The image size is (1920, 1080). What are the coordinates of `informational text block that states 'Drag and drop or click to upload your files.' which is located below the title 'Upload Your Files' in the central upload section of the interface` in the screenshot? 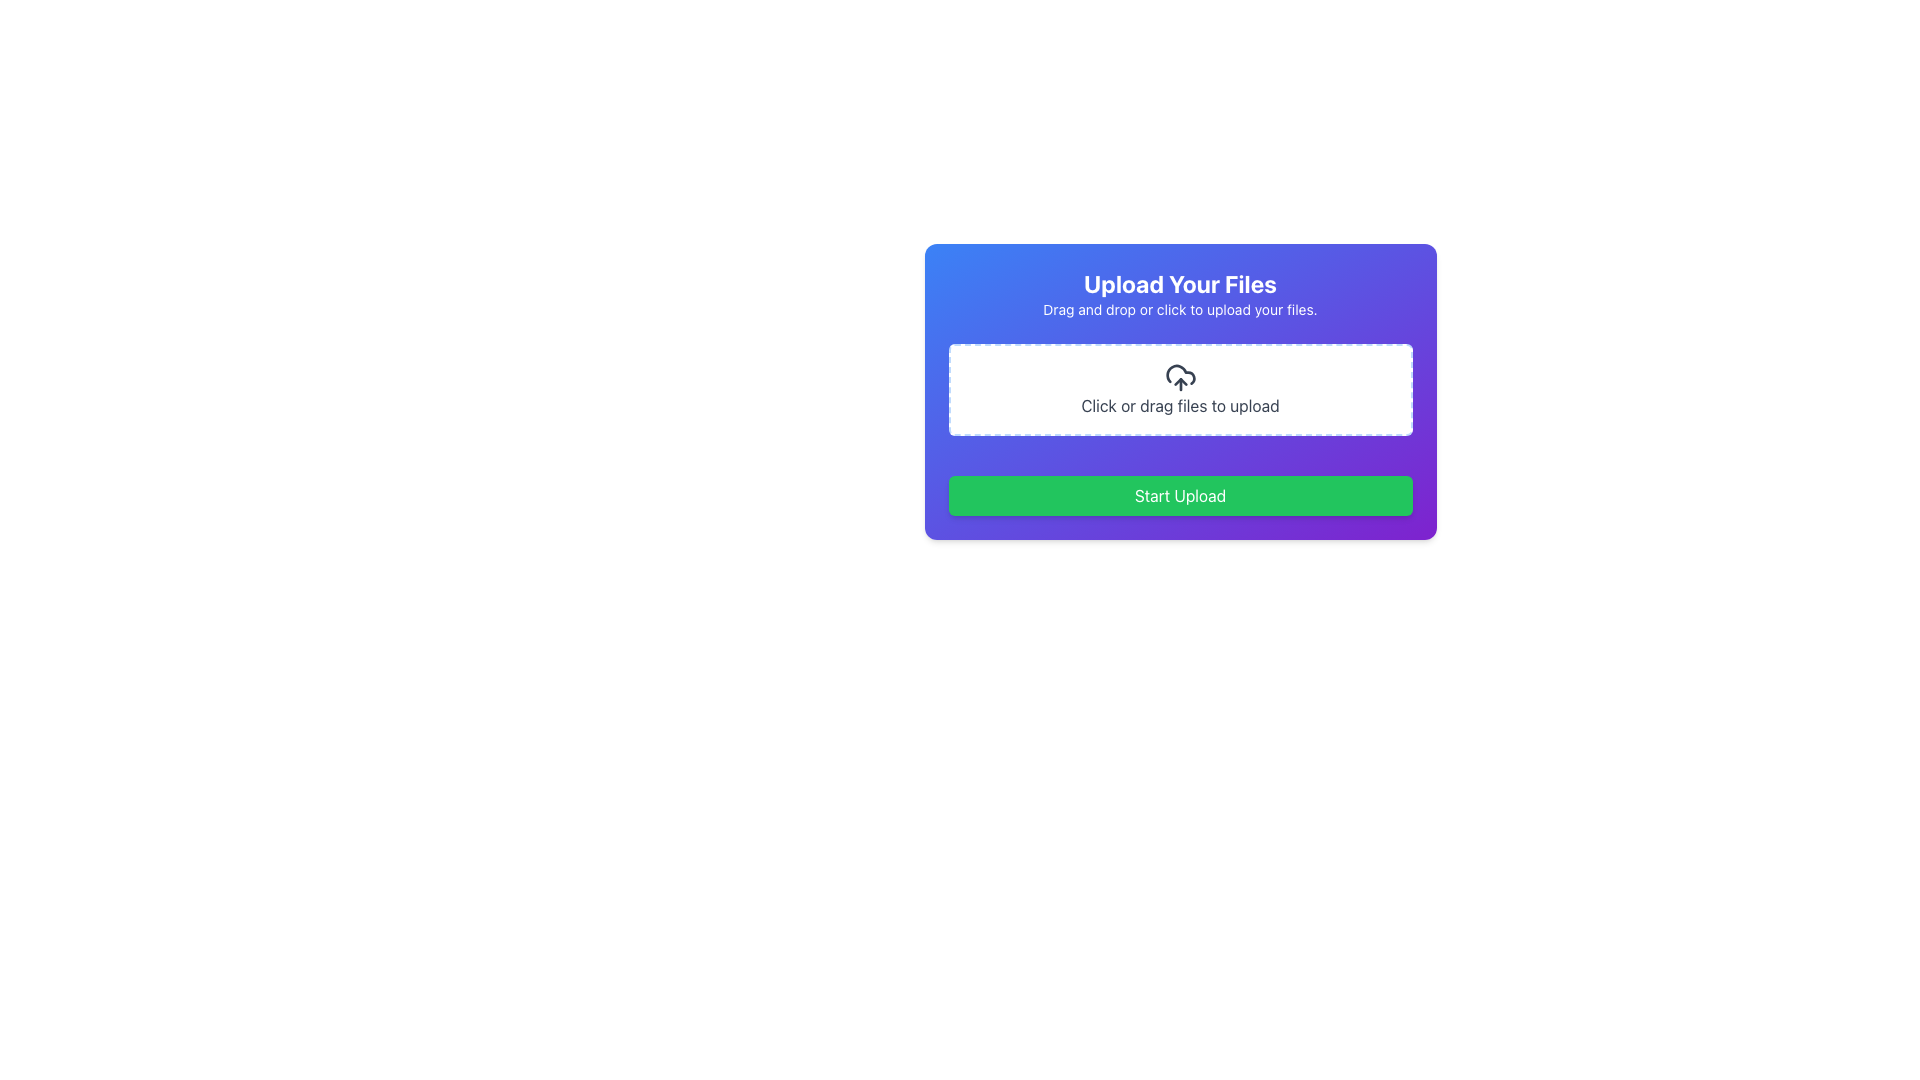 It's located at (1180, 309).